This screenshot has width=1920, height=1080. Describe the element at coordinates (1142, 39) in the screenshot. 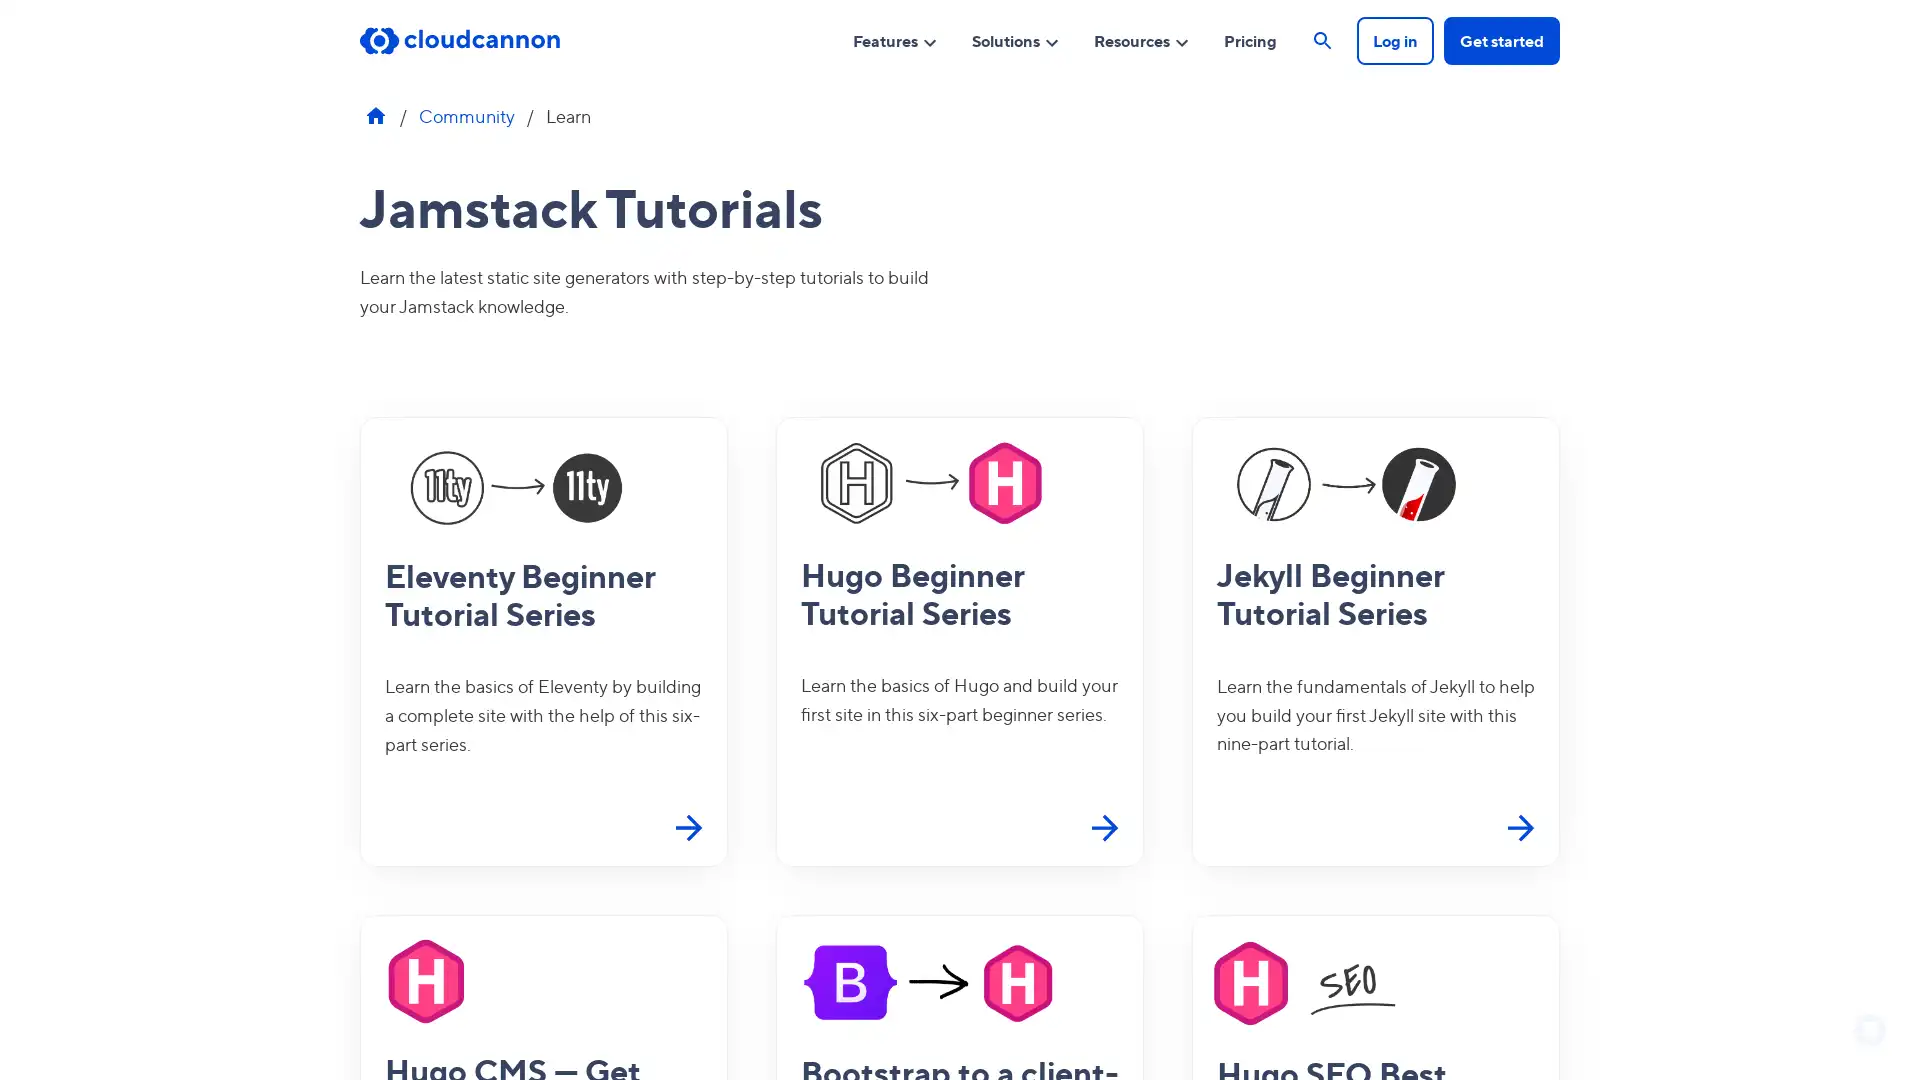

I see `Resources` at that location.